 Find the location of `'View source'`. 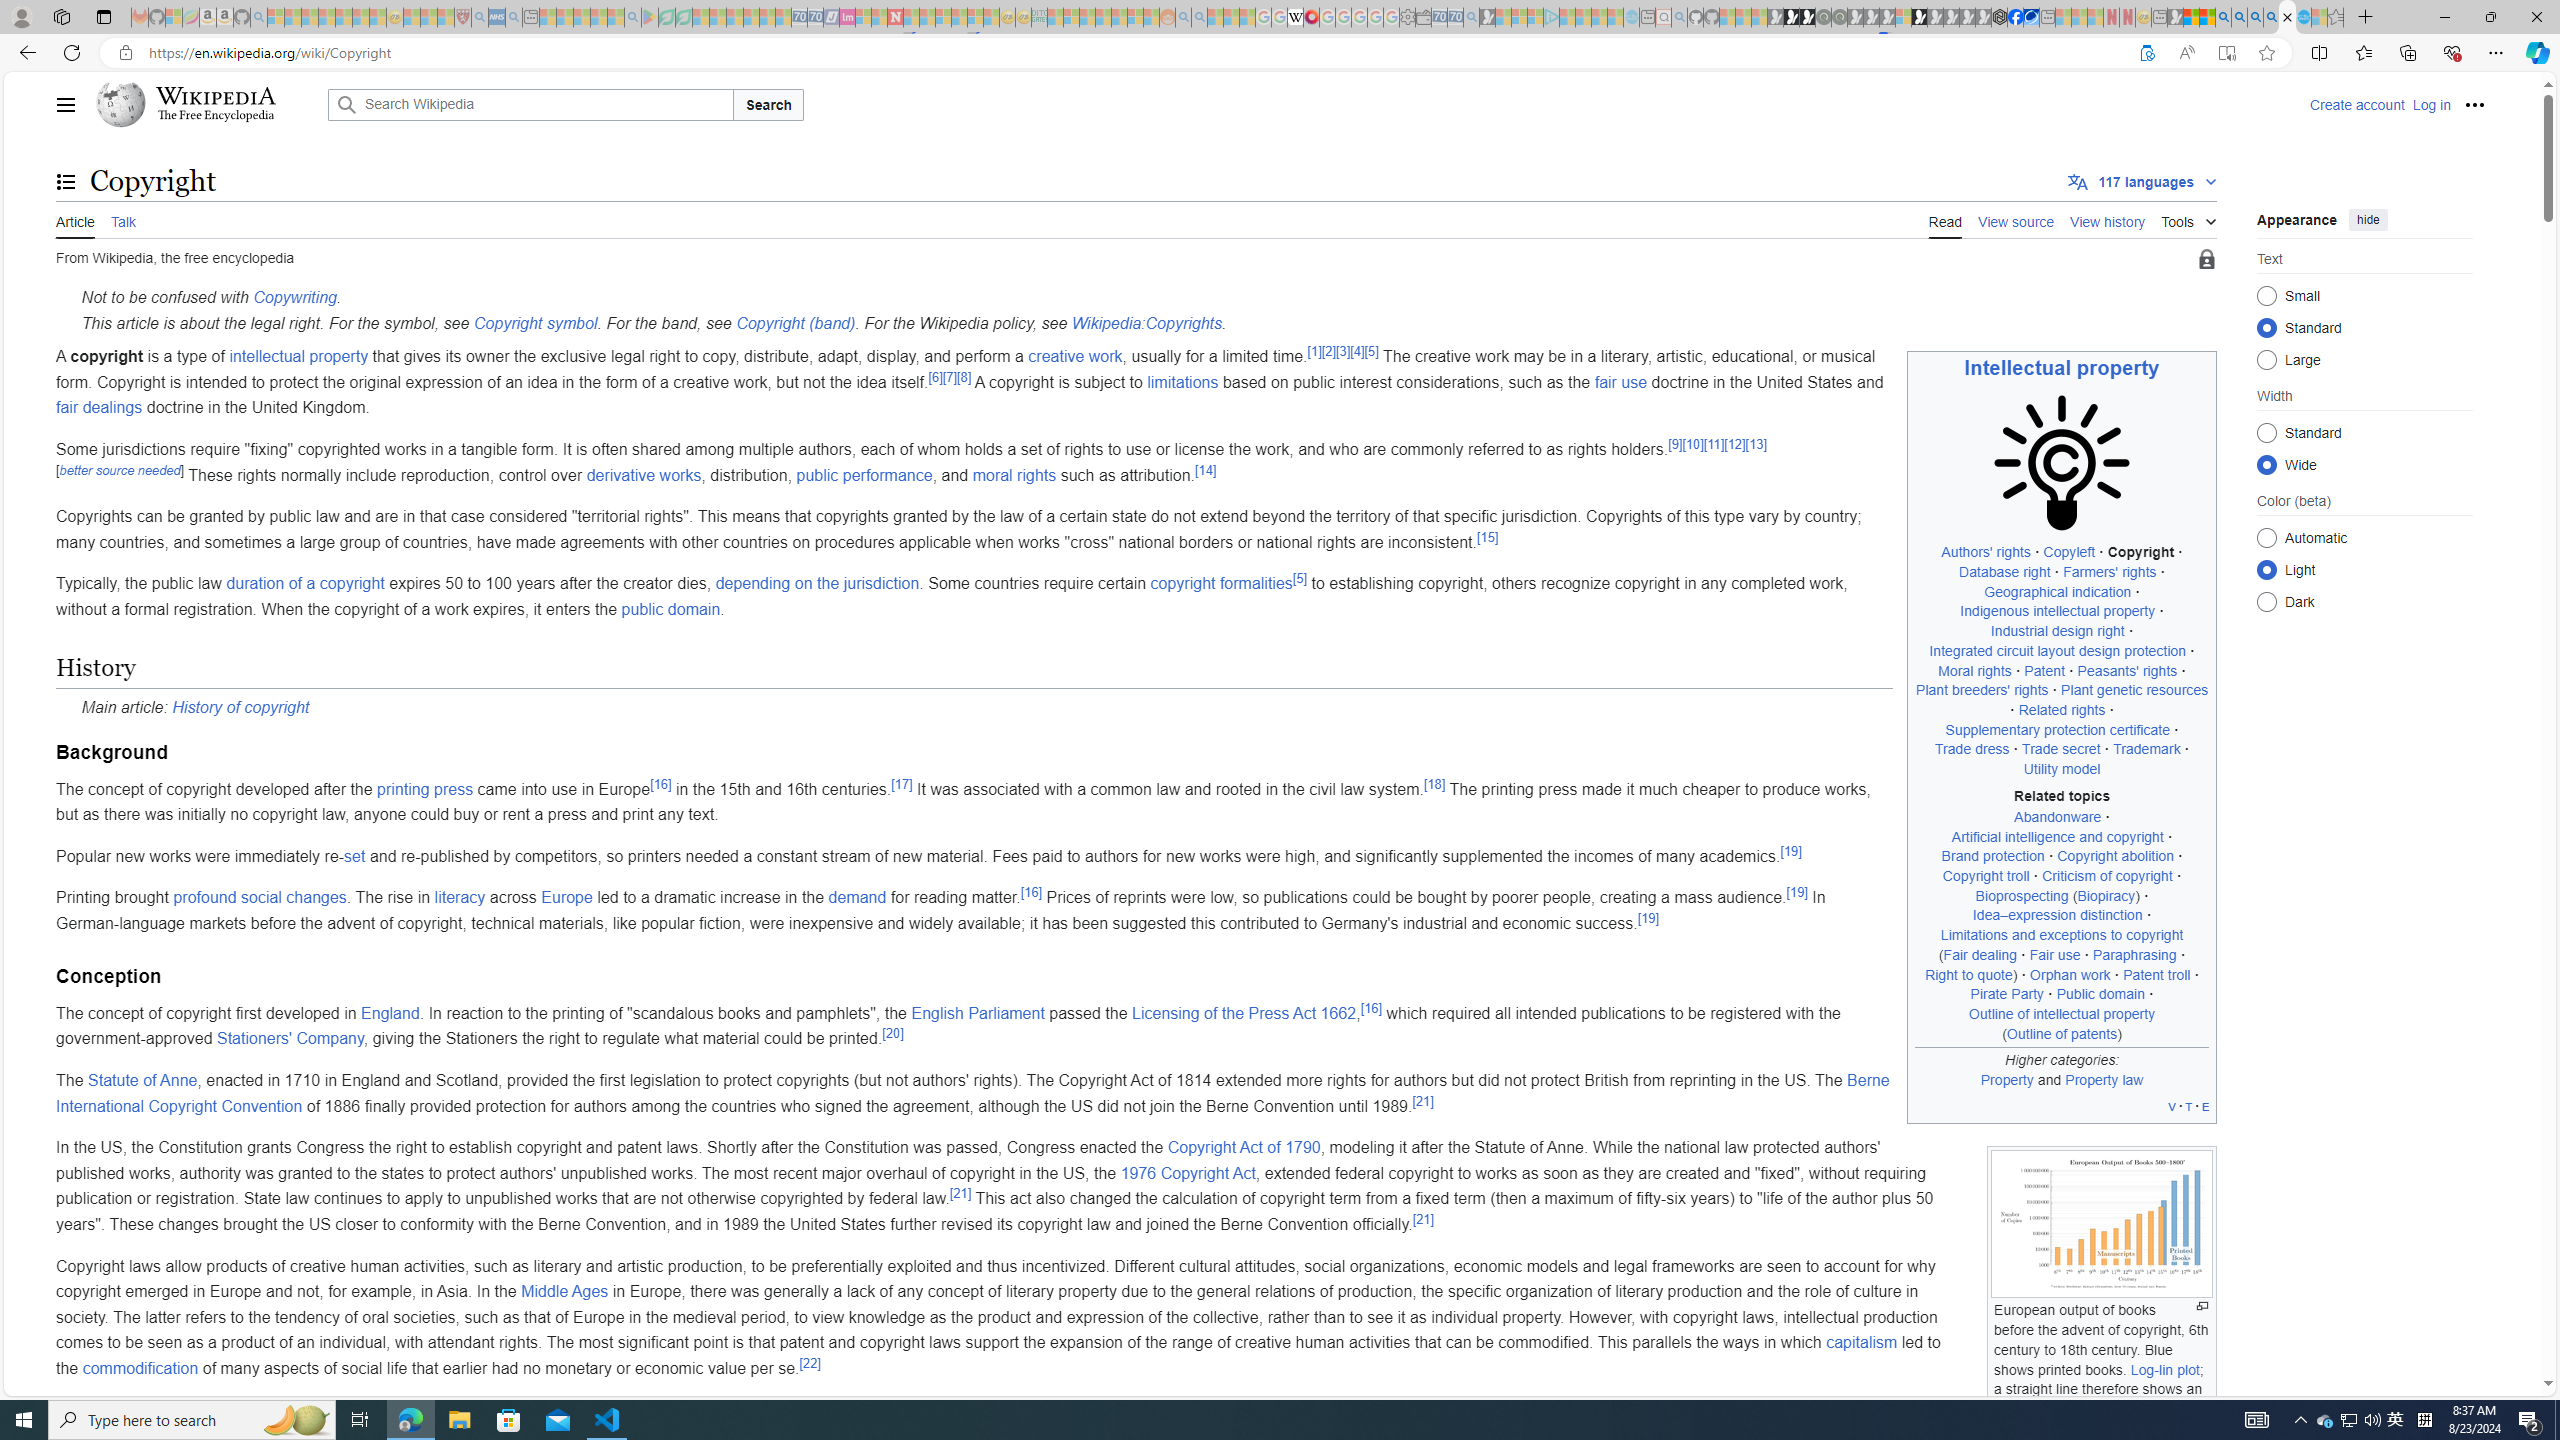

'View source' is located at coordinates (2017, 219).